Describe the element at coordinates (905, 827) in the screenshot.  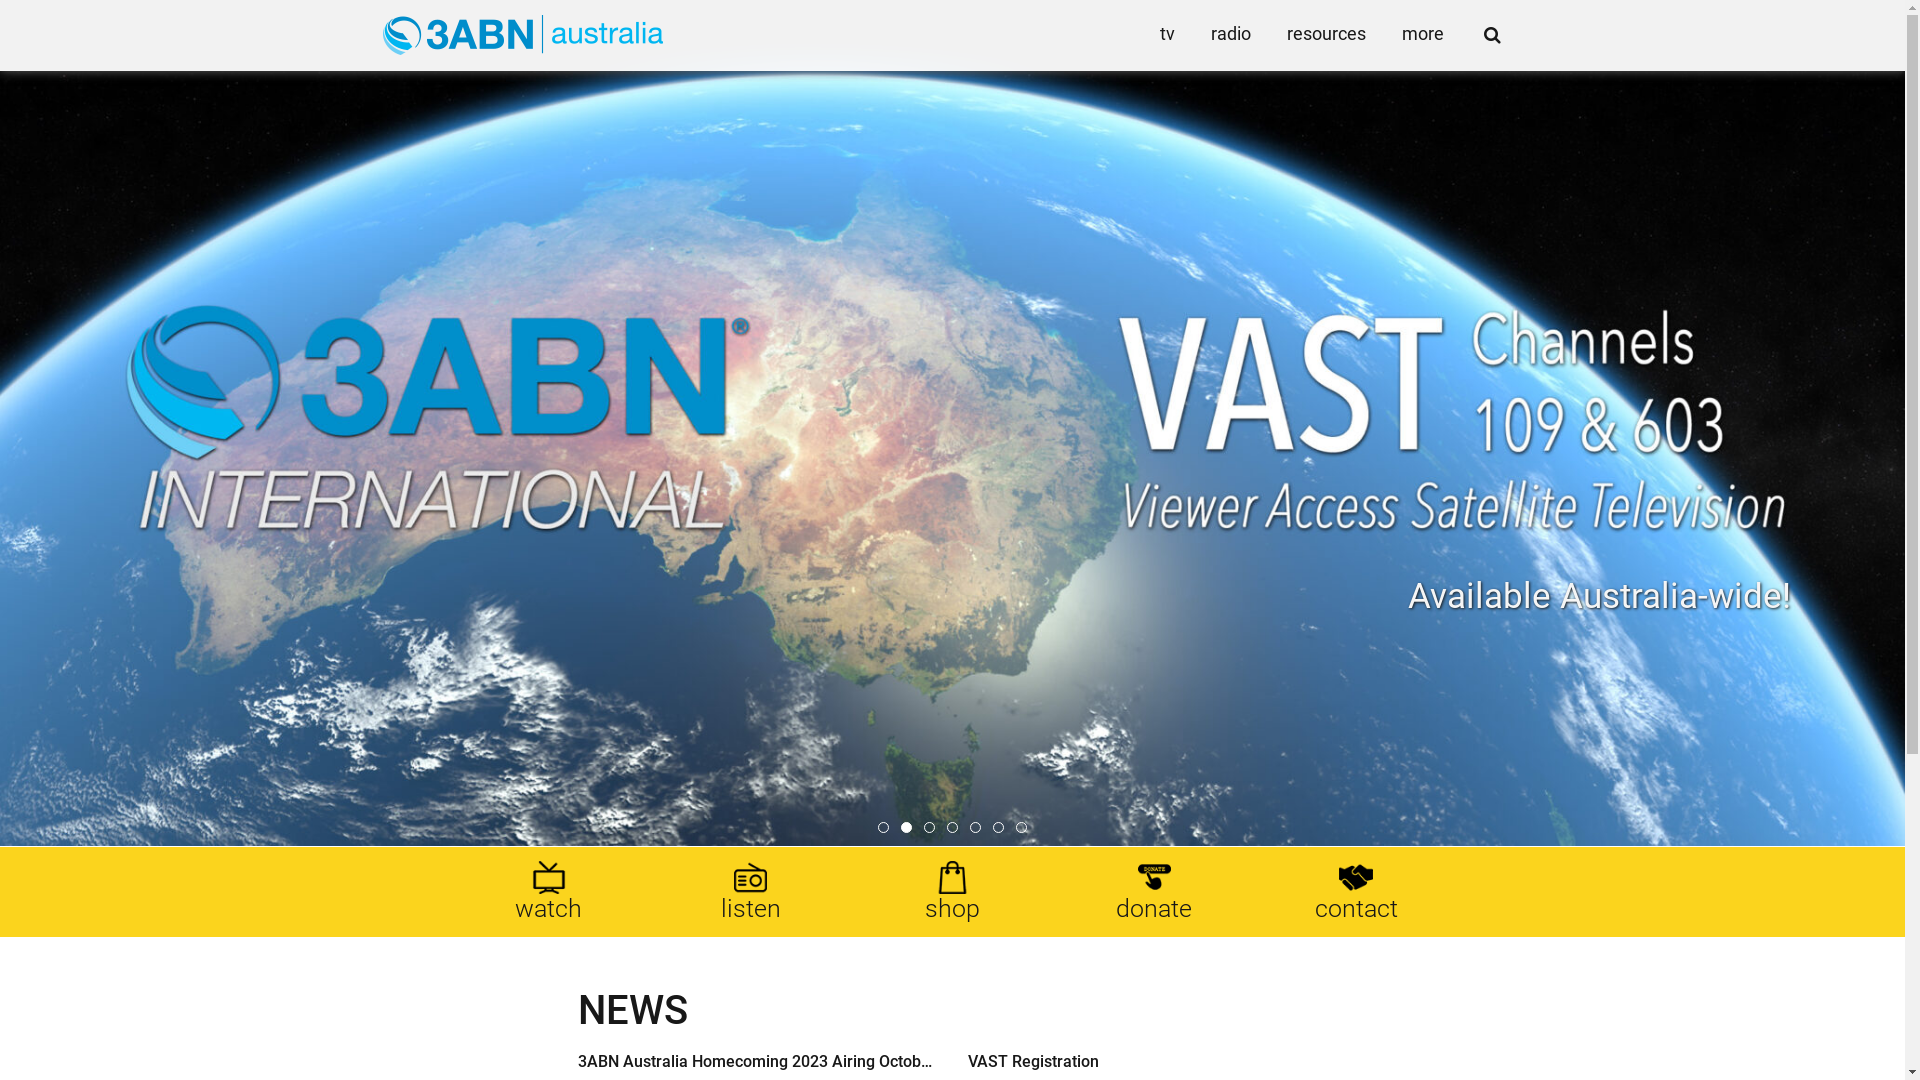
I see `'2'` at that location.